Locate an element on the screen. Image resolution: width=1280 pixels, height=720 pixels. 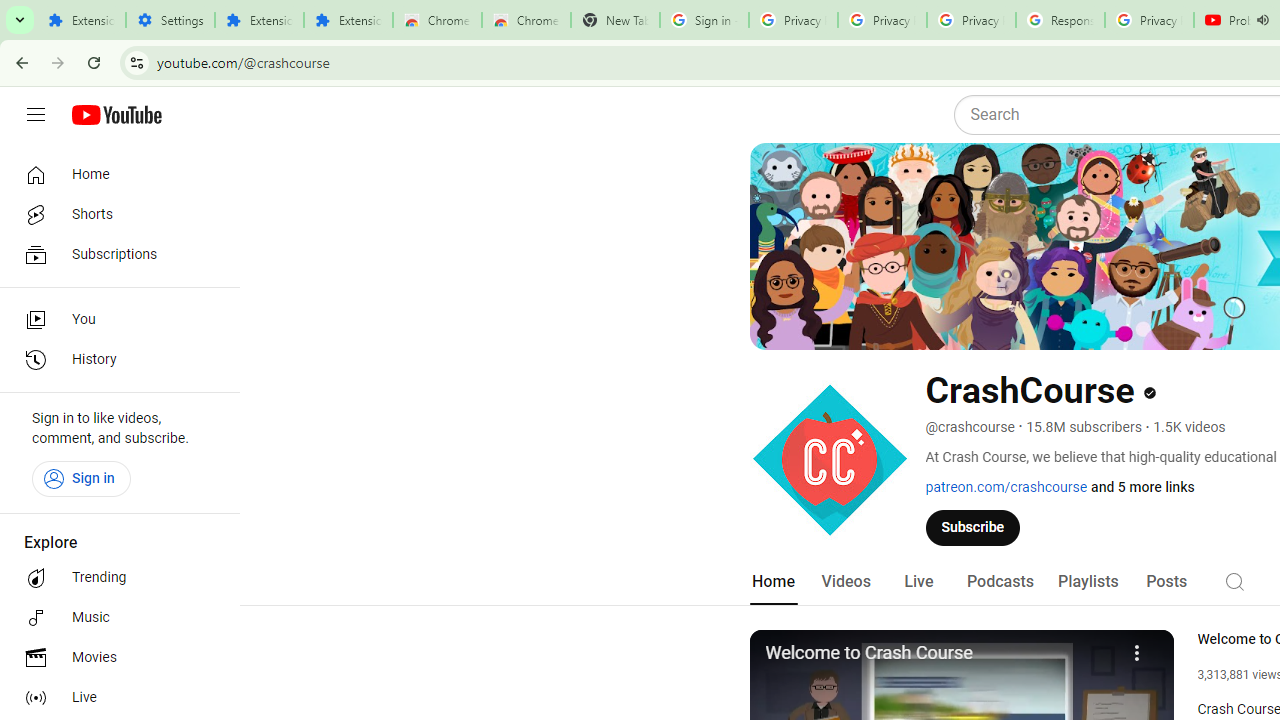
'Live' is located at coordinates (917, 581).